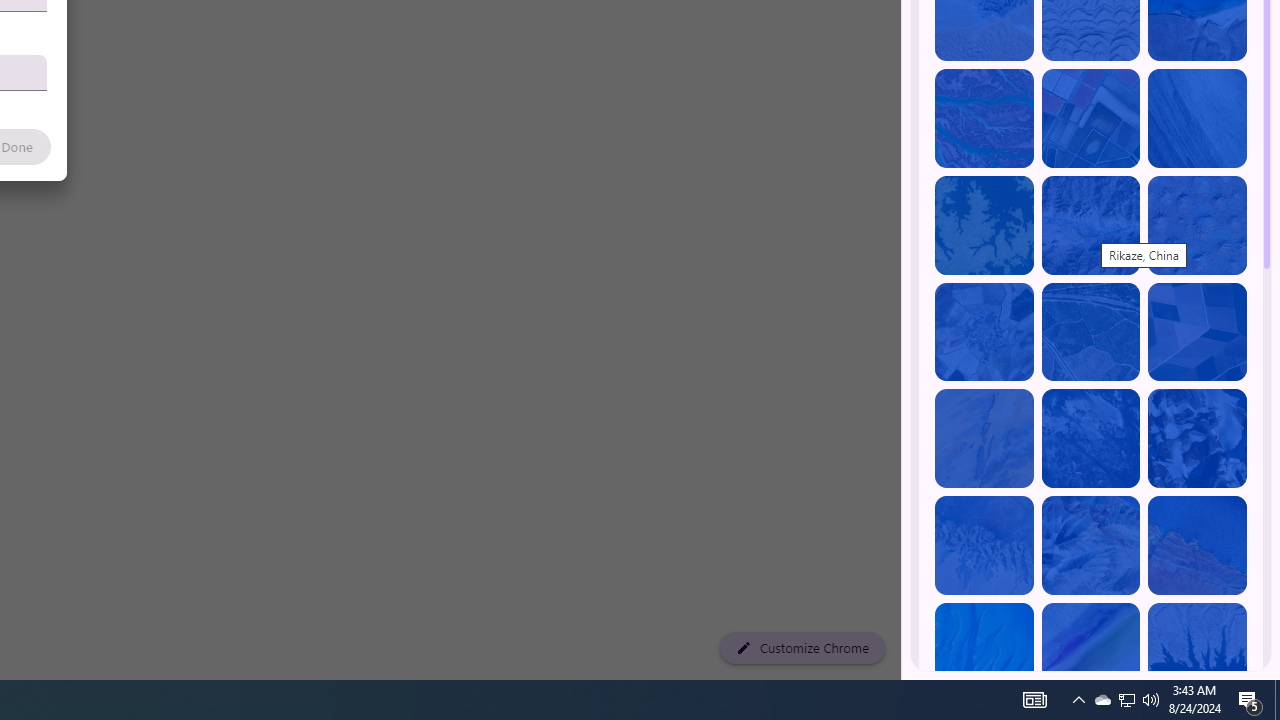 The width and height of the screenshot is (1280, 720). I want to click on 'Rikaze, China', so click(1089, 225).